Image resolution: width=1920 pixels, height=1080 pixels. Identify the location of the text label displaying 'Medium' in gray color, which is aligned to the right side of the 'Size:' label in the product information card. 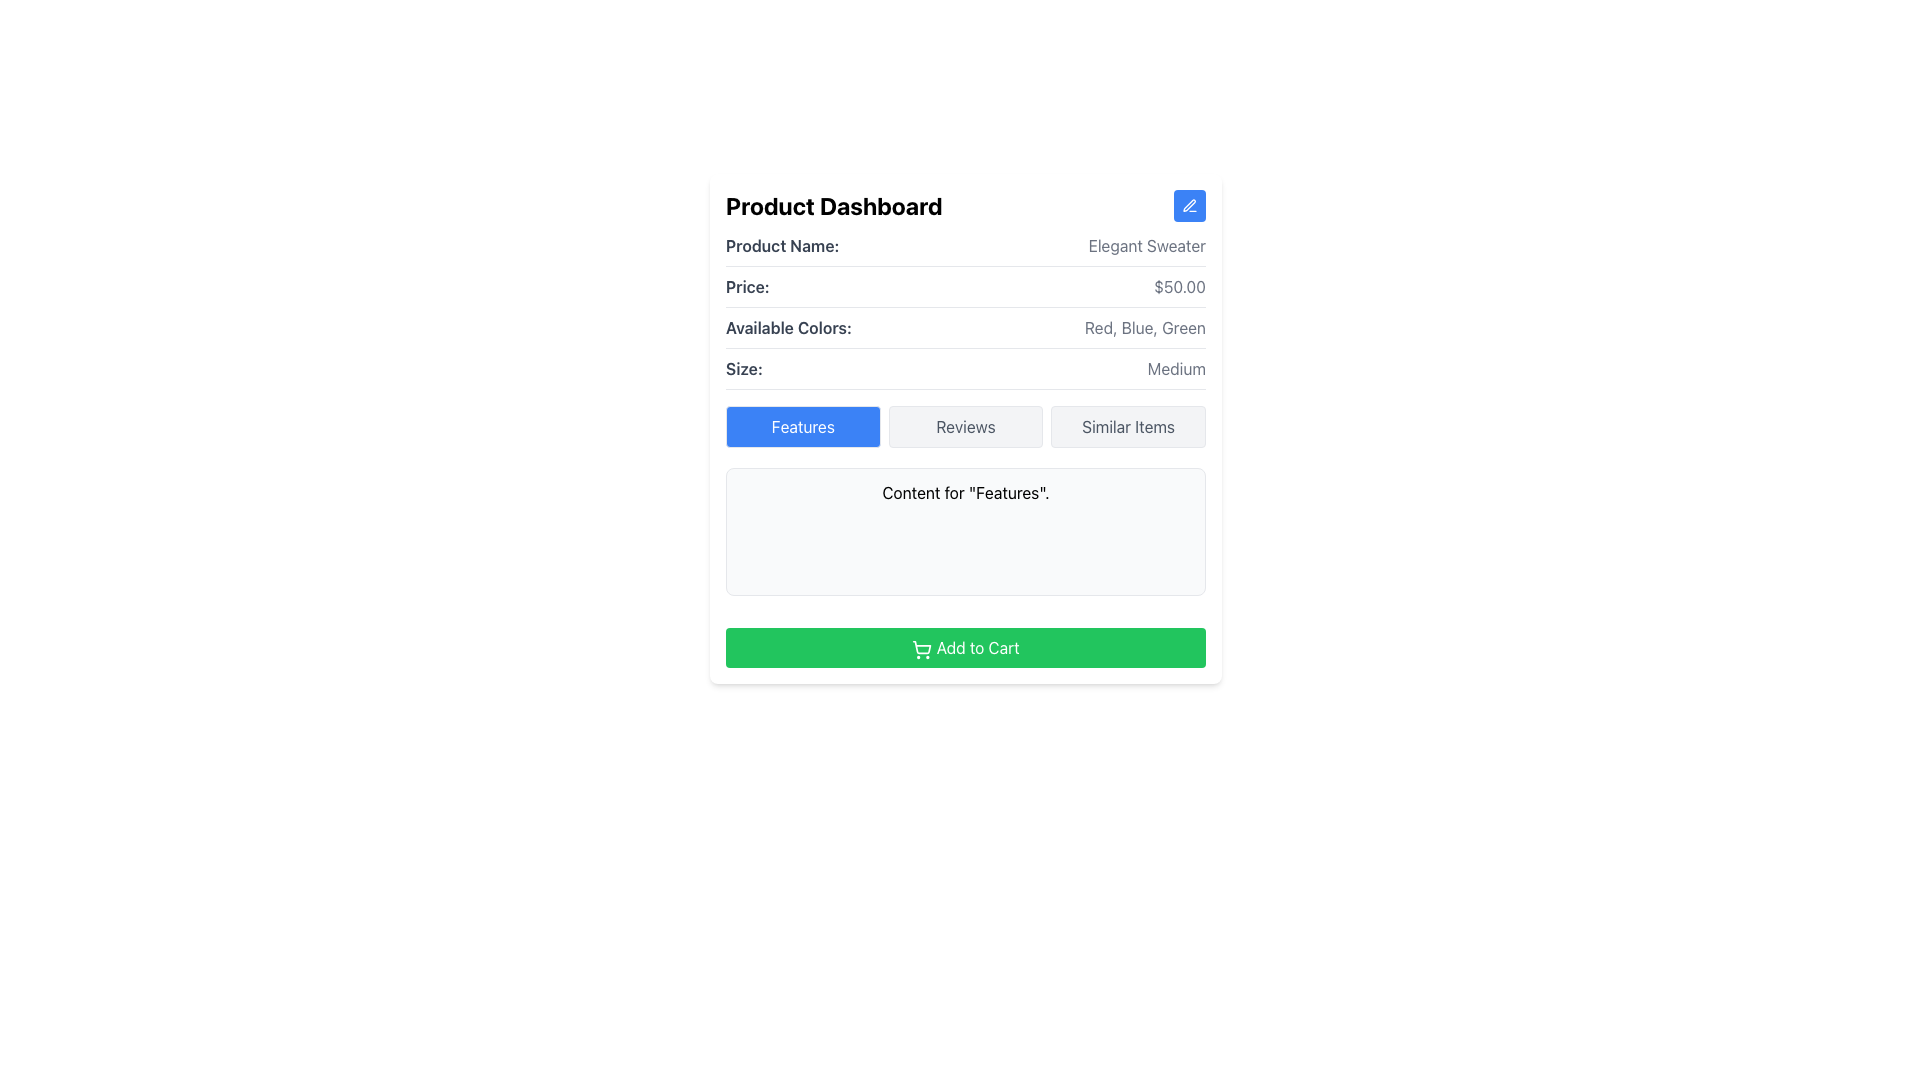
(1176, 369).